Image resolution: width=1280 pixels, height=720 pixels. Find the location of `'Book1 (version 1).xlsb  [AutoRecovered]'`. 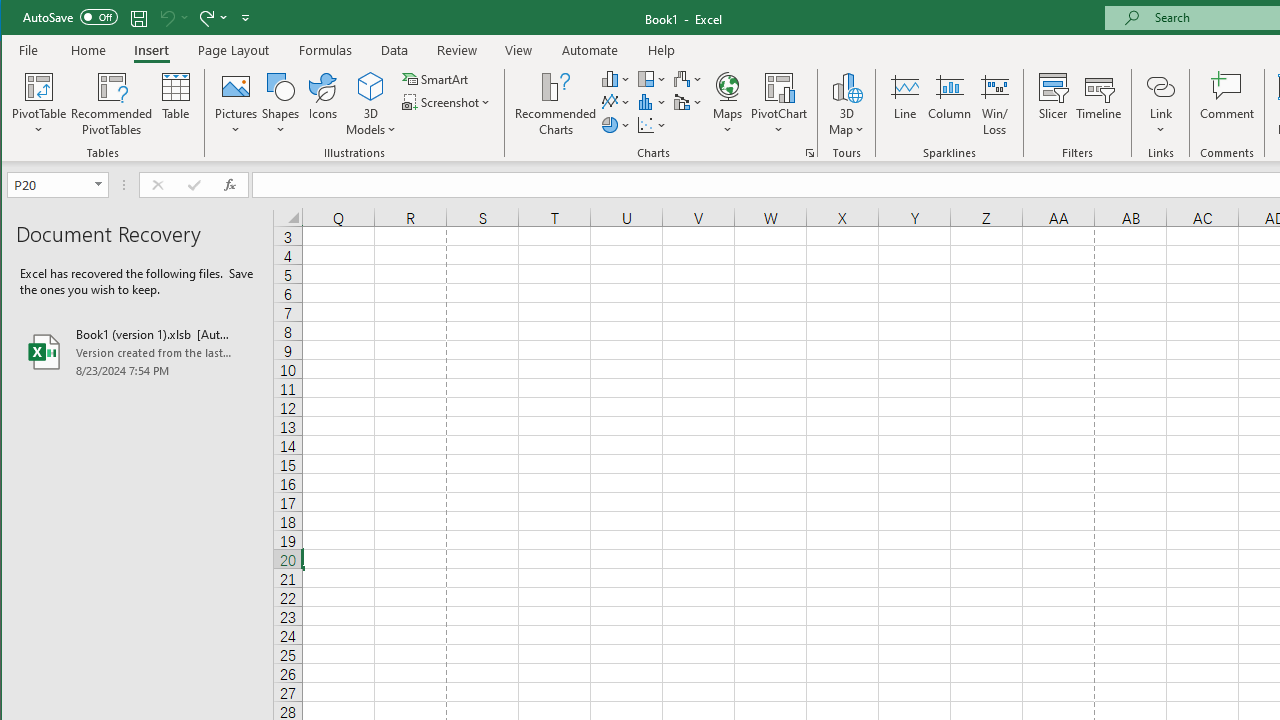

'Book1 (version 1).xlsb  [AutoRecovered]' is located at coordinates (136, 351).